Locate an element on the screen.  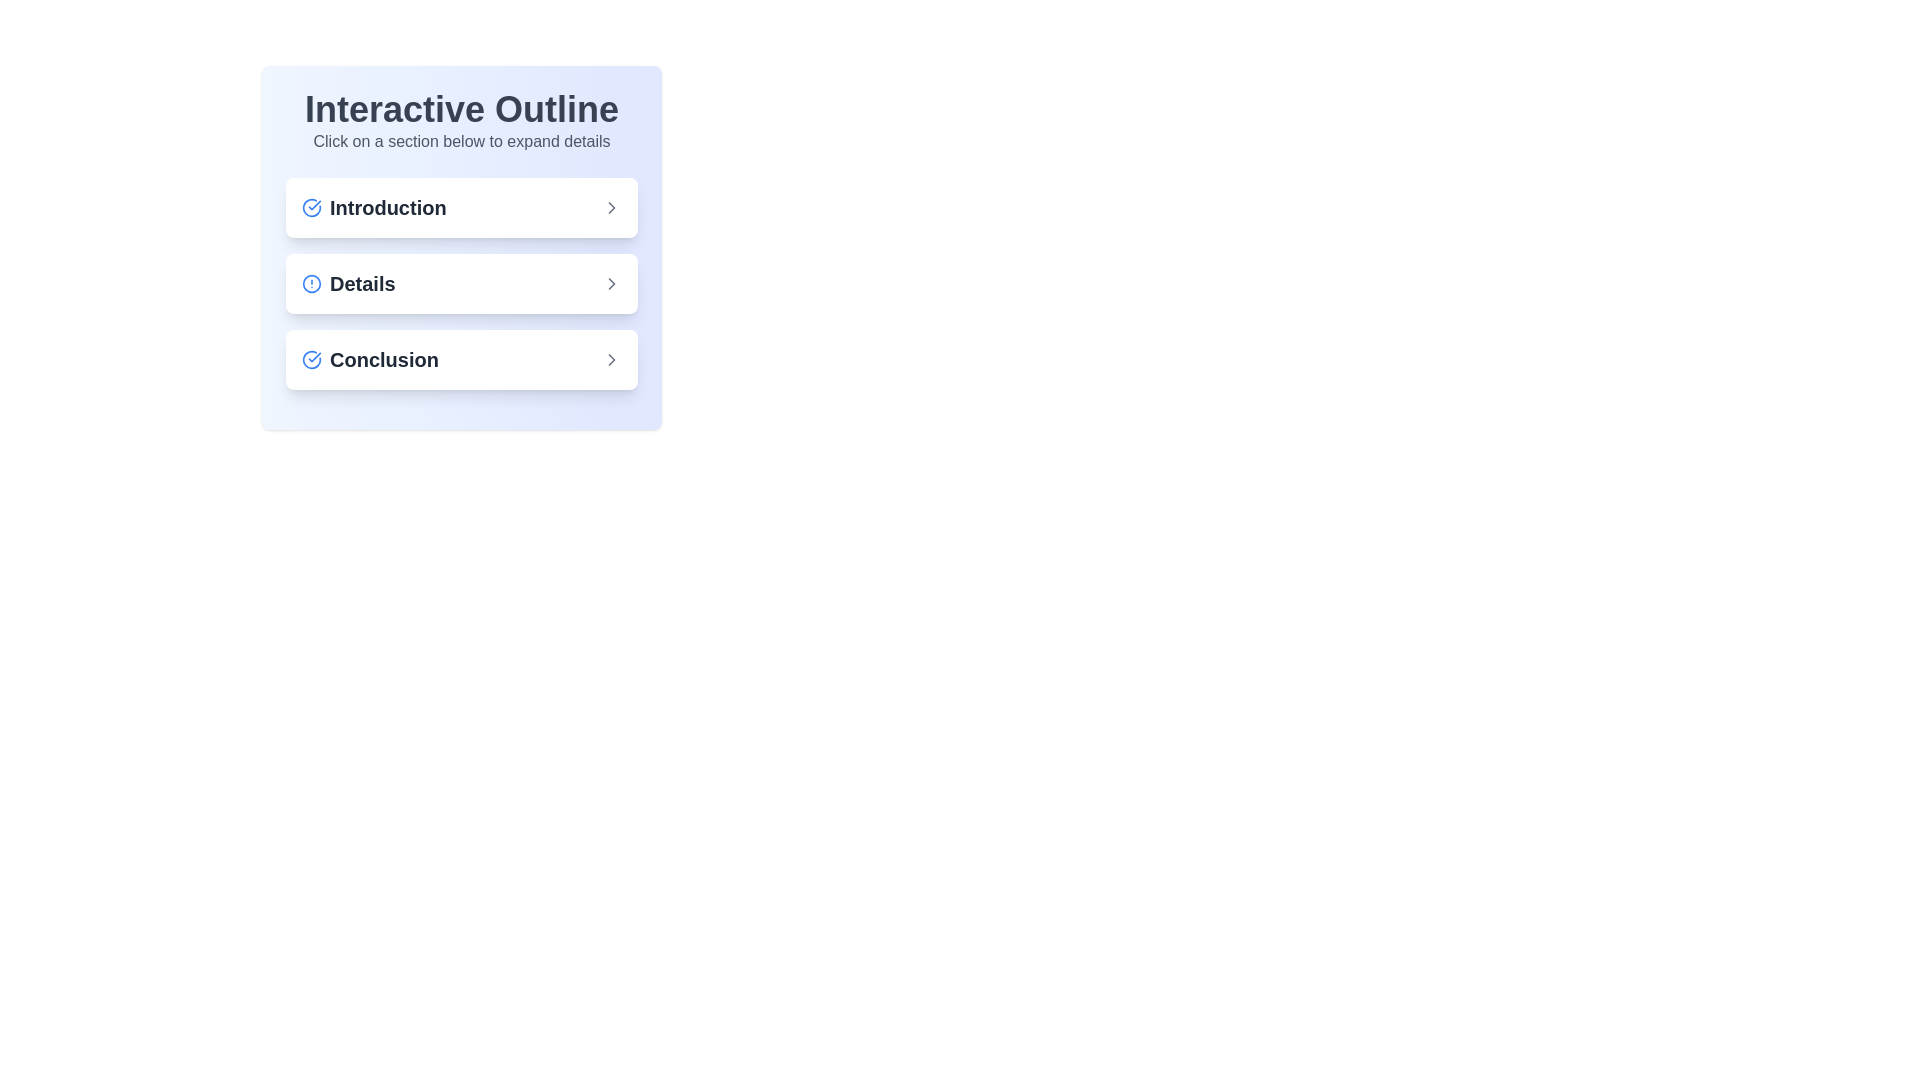
the button located below 'Introduction' and above 'Conclusion' is located at coordinates (460, 284).